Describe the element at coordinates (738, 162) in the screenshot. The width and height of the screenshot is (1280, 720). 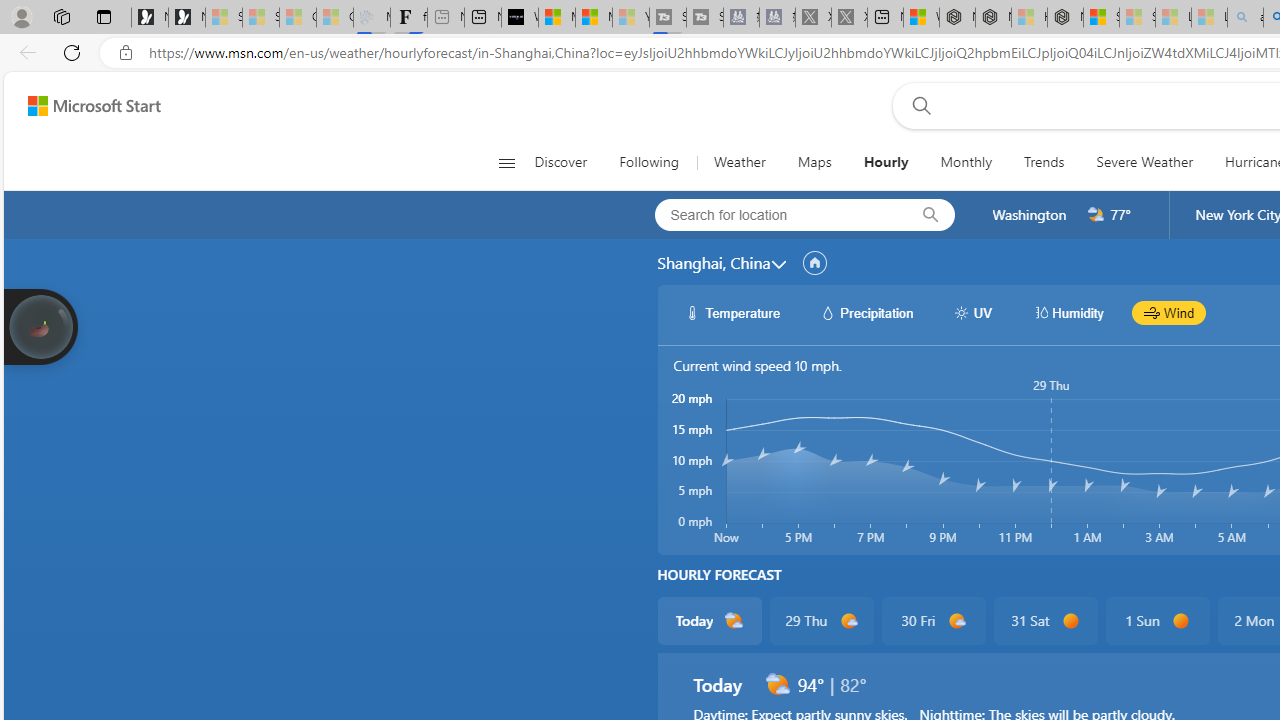
I see `'Weather'` at that location.